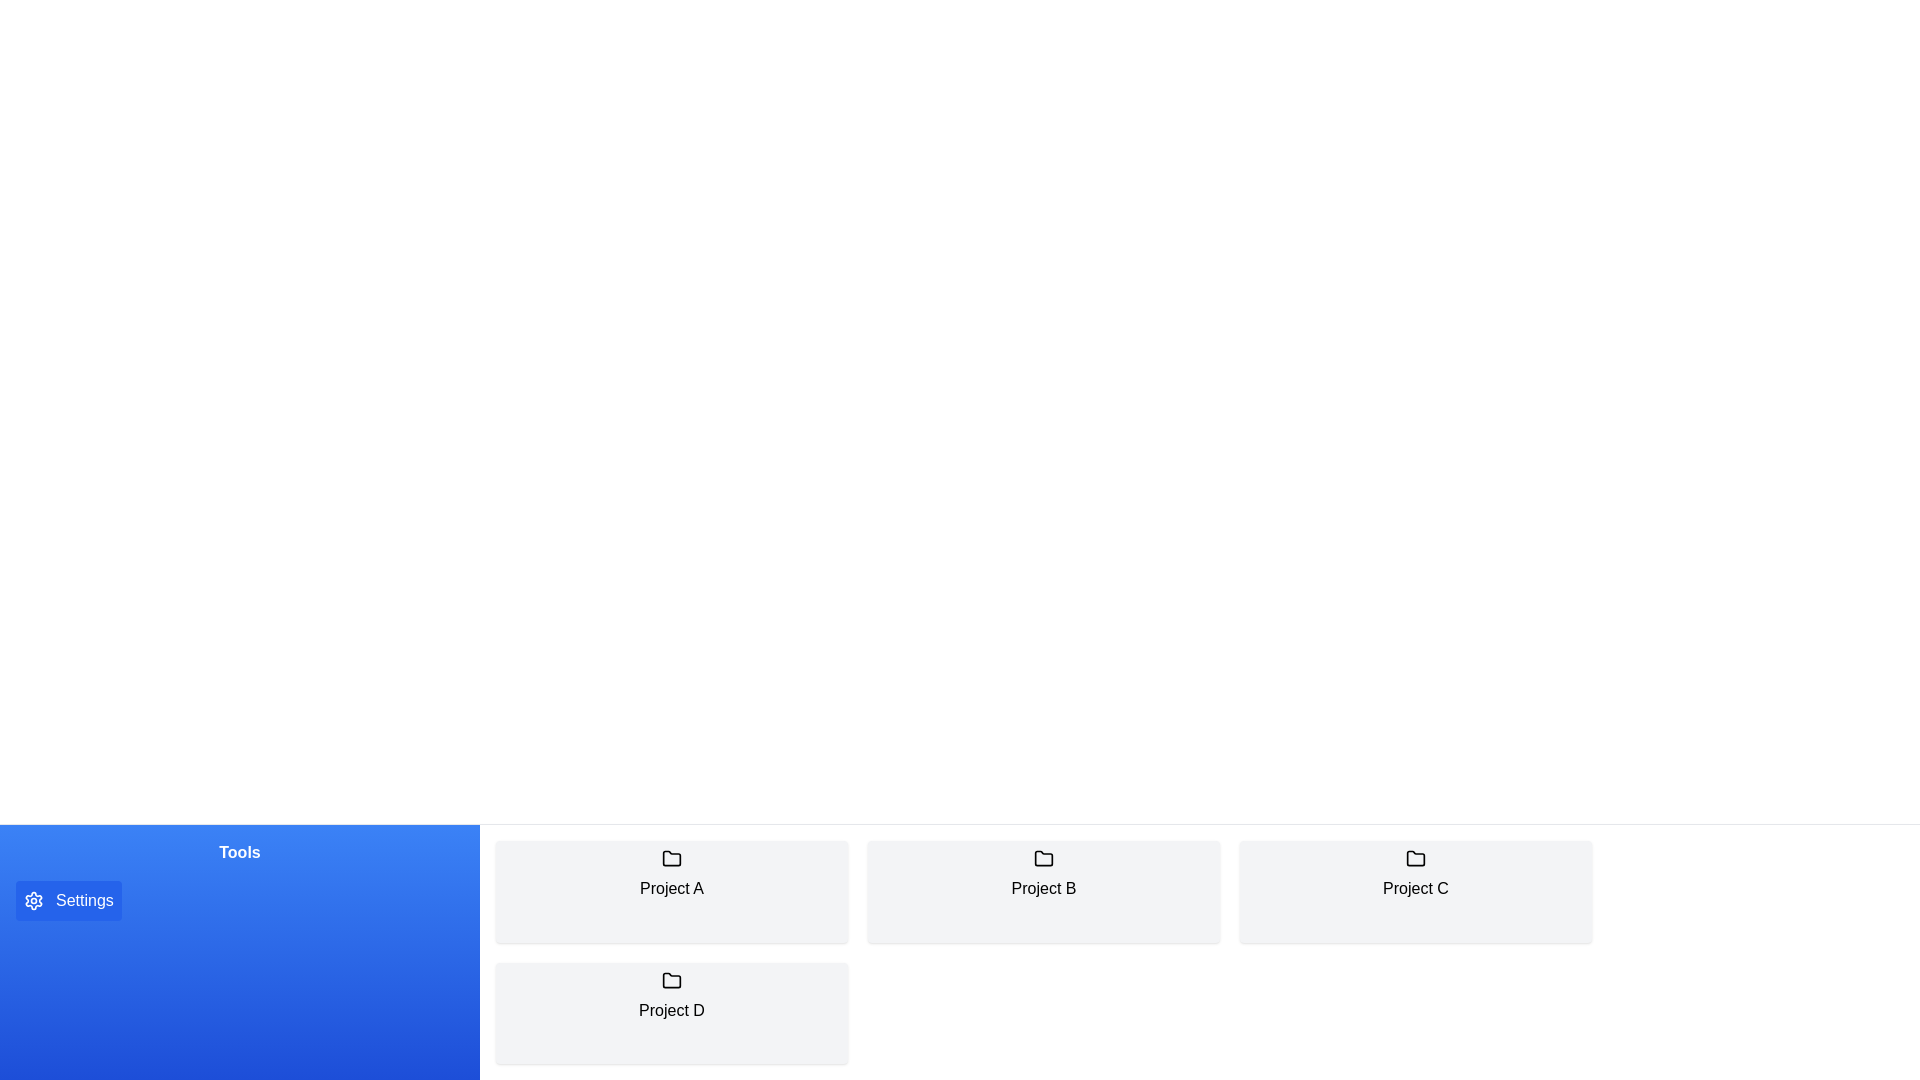 This screenshot has width=1920, height=1080. Describe the element at coordinates (672, 856) in the screenshot. I see `the folder-shaped icon representing 'Project A' located above its label in the interface` at that location.